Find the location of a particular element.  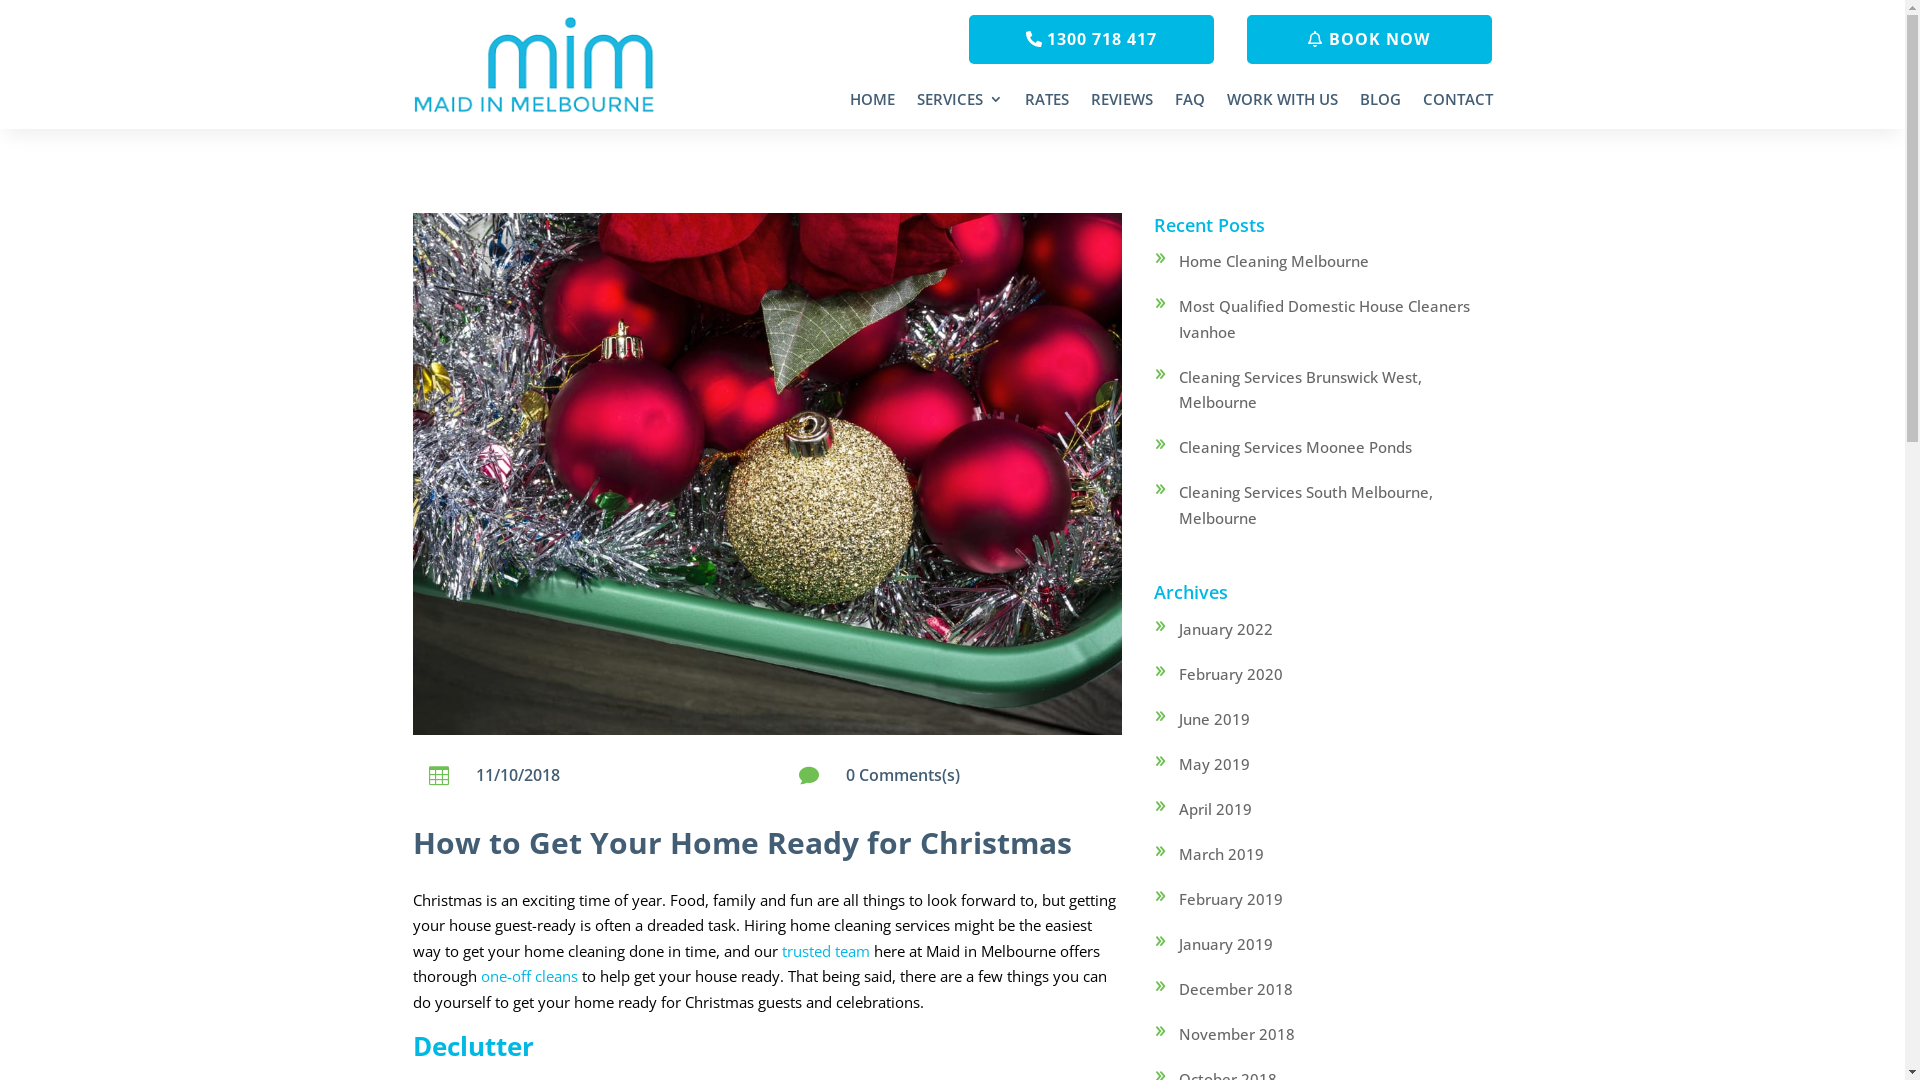

'Home Cleaning Melbourne' is located at coordinates (1272, 260).